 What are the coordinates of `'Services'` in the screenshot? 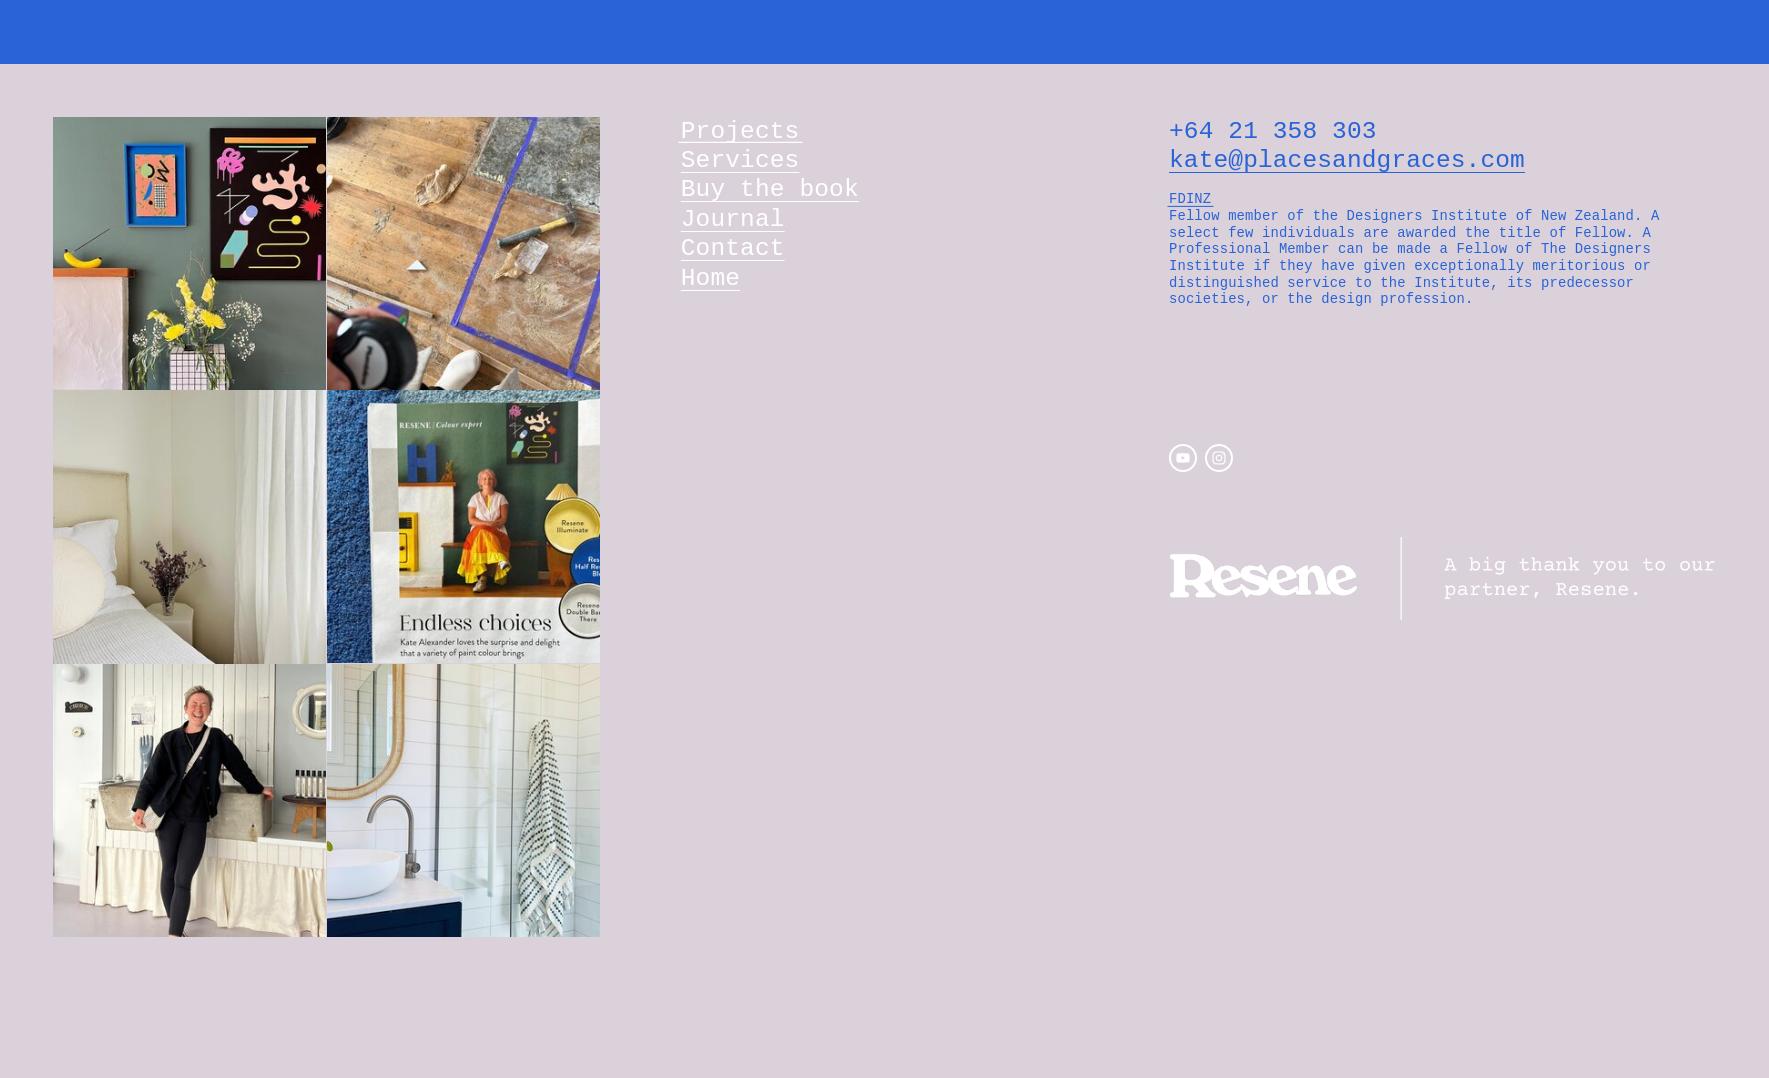 It's located at (738, 159).